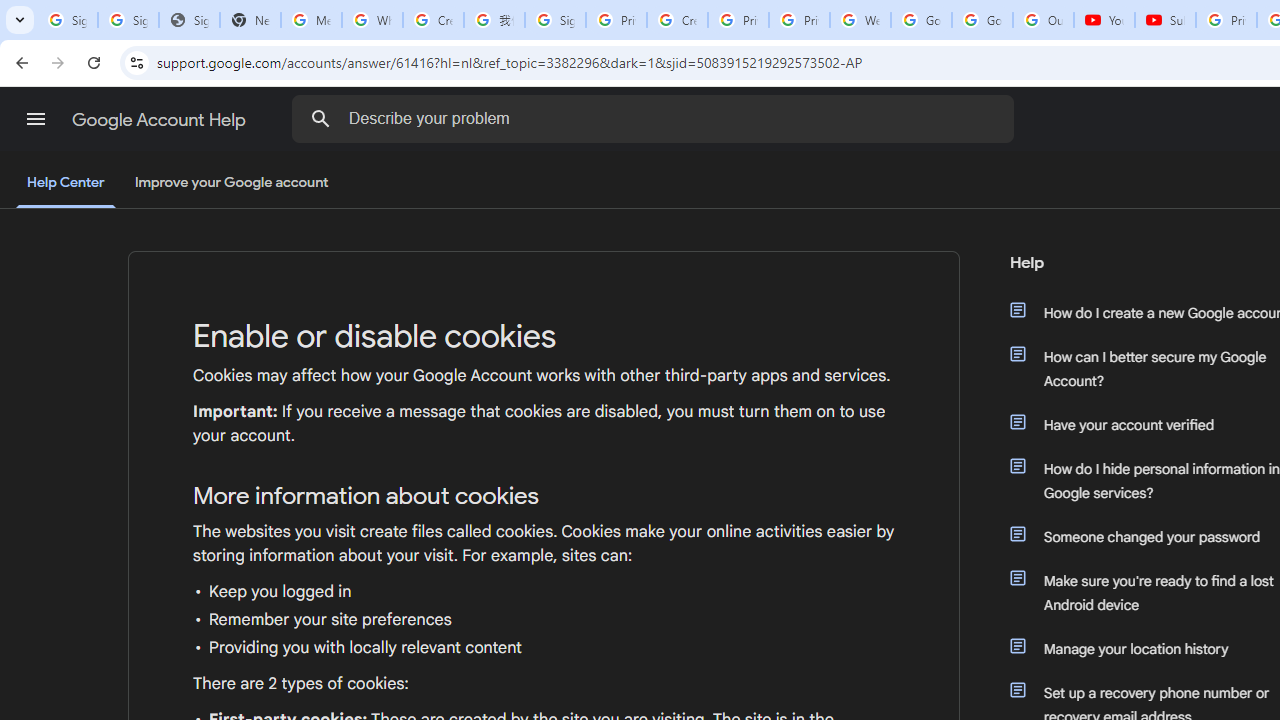 The width and height of the screenshot is (1280, 720). I want to click on 'Sign In - USA TODAY', so click(189, 20).